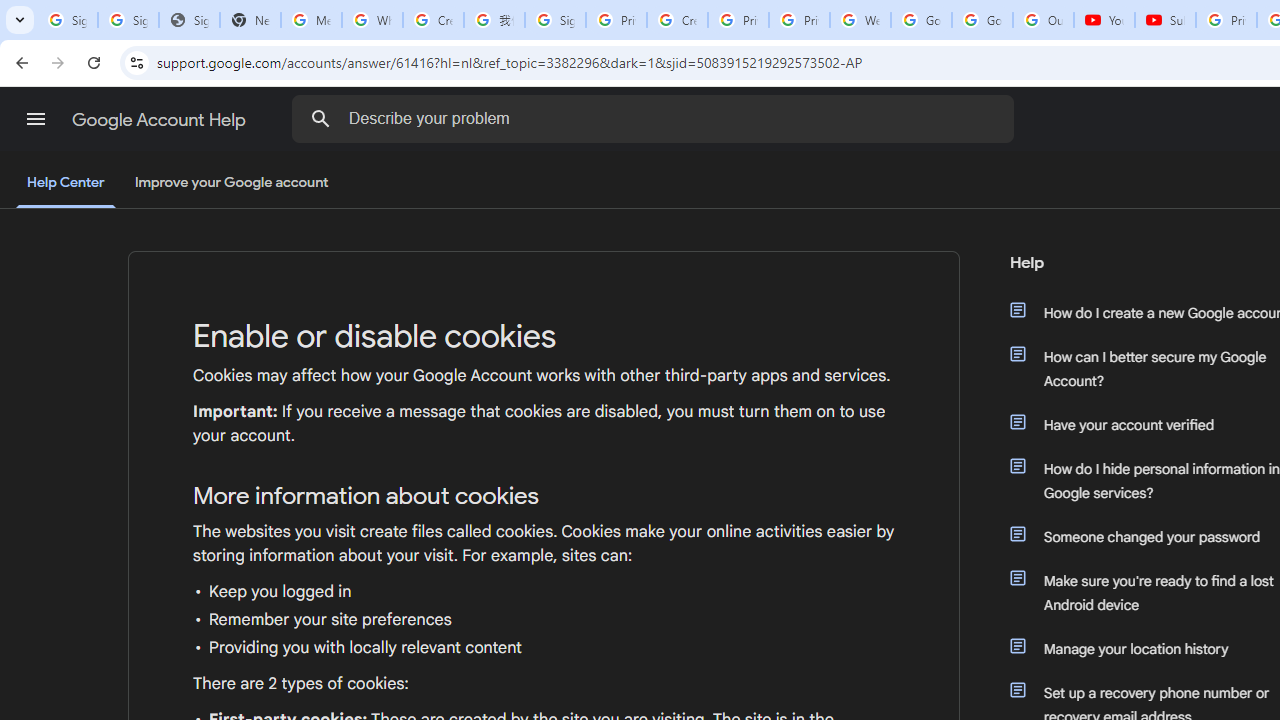 The width and height of the screenshot is (1280, 720). I want to click on 'Sign In - USA TODAY', so click(189, 20).